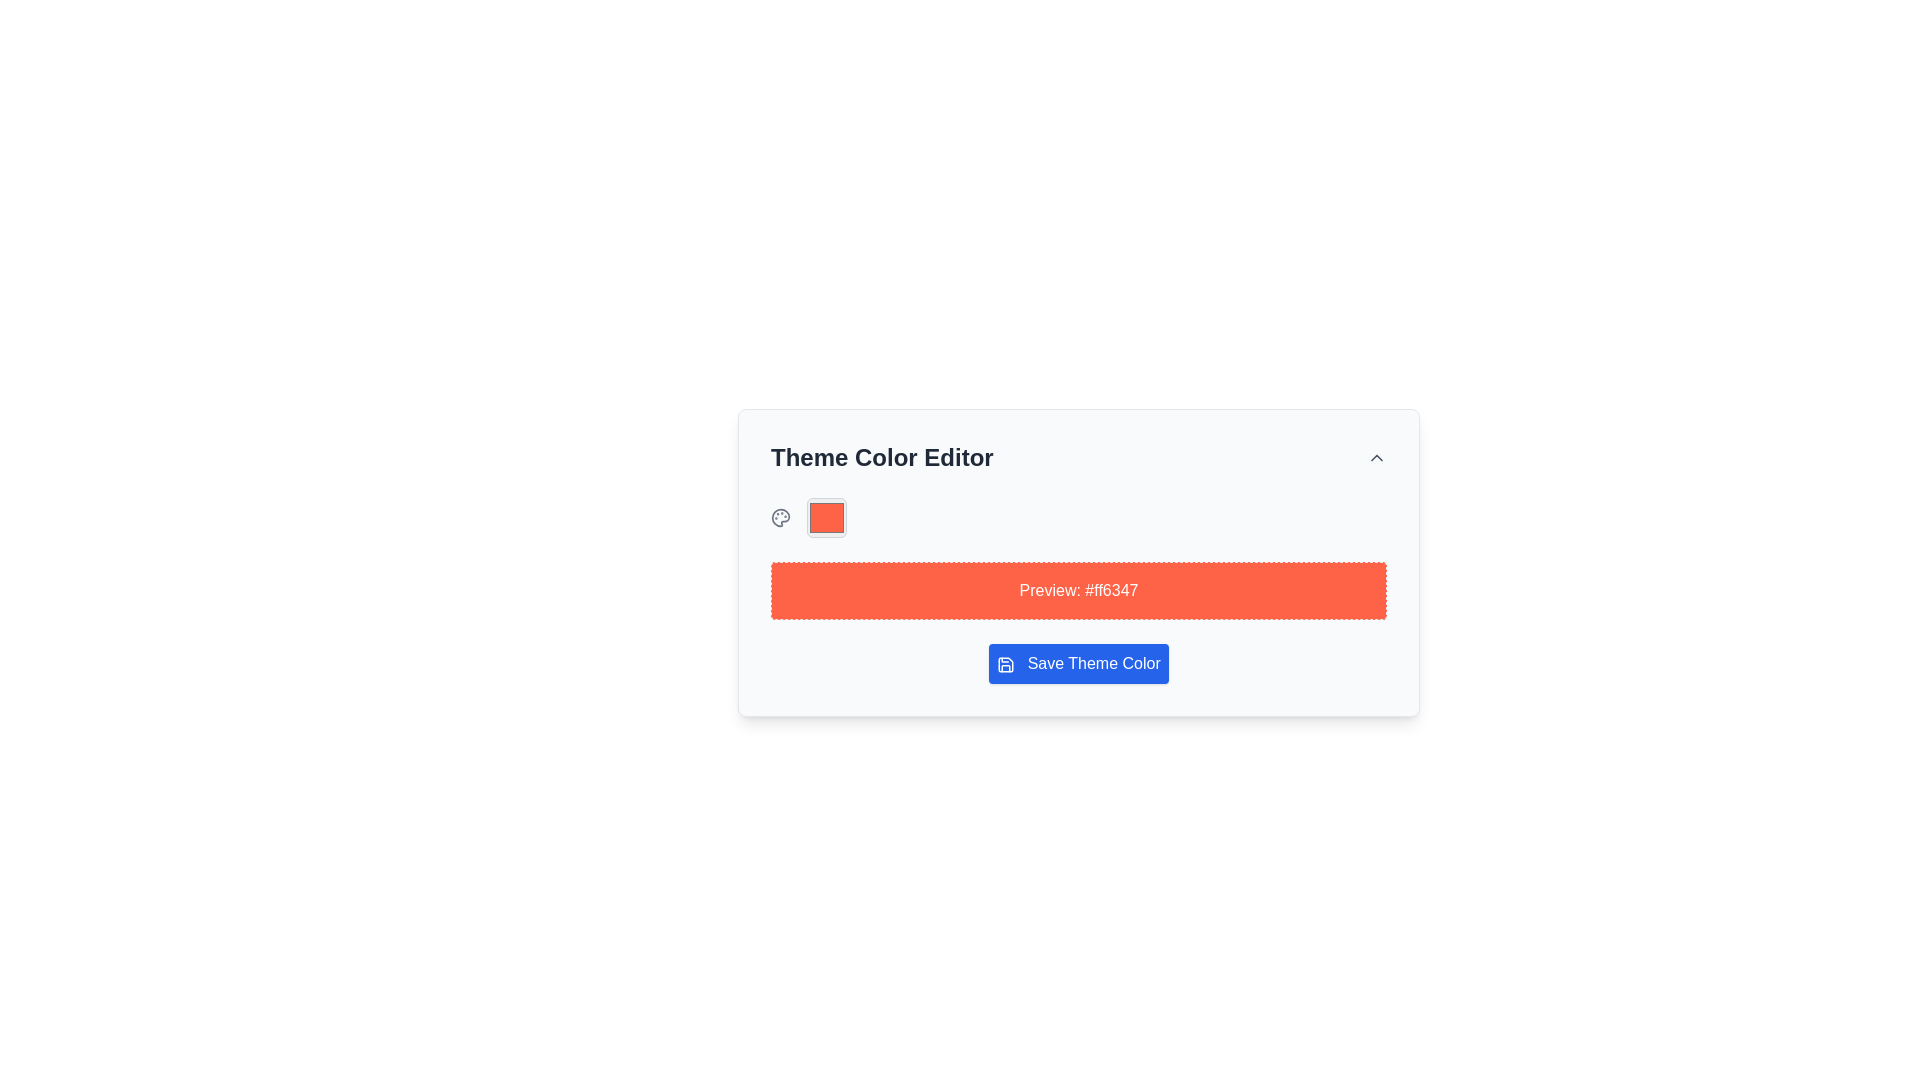 The image size is (1920, 1080). Describe the element at coordinates (1006, 664) in the screenshot. I see `the decorative icon that symbolizes the saving or storage functionality, located adjacent to the 'Save Theme Color' button in the Theme Color Editor interface` at that location.